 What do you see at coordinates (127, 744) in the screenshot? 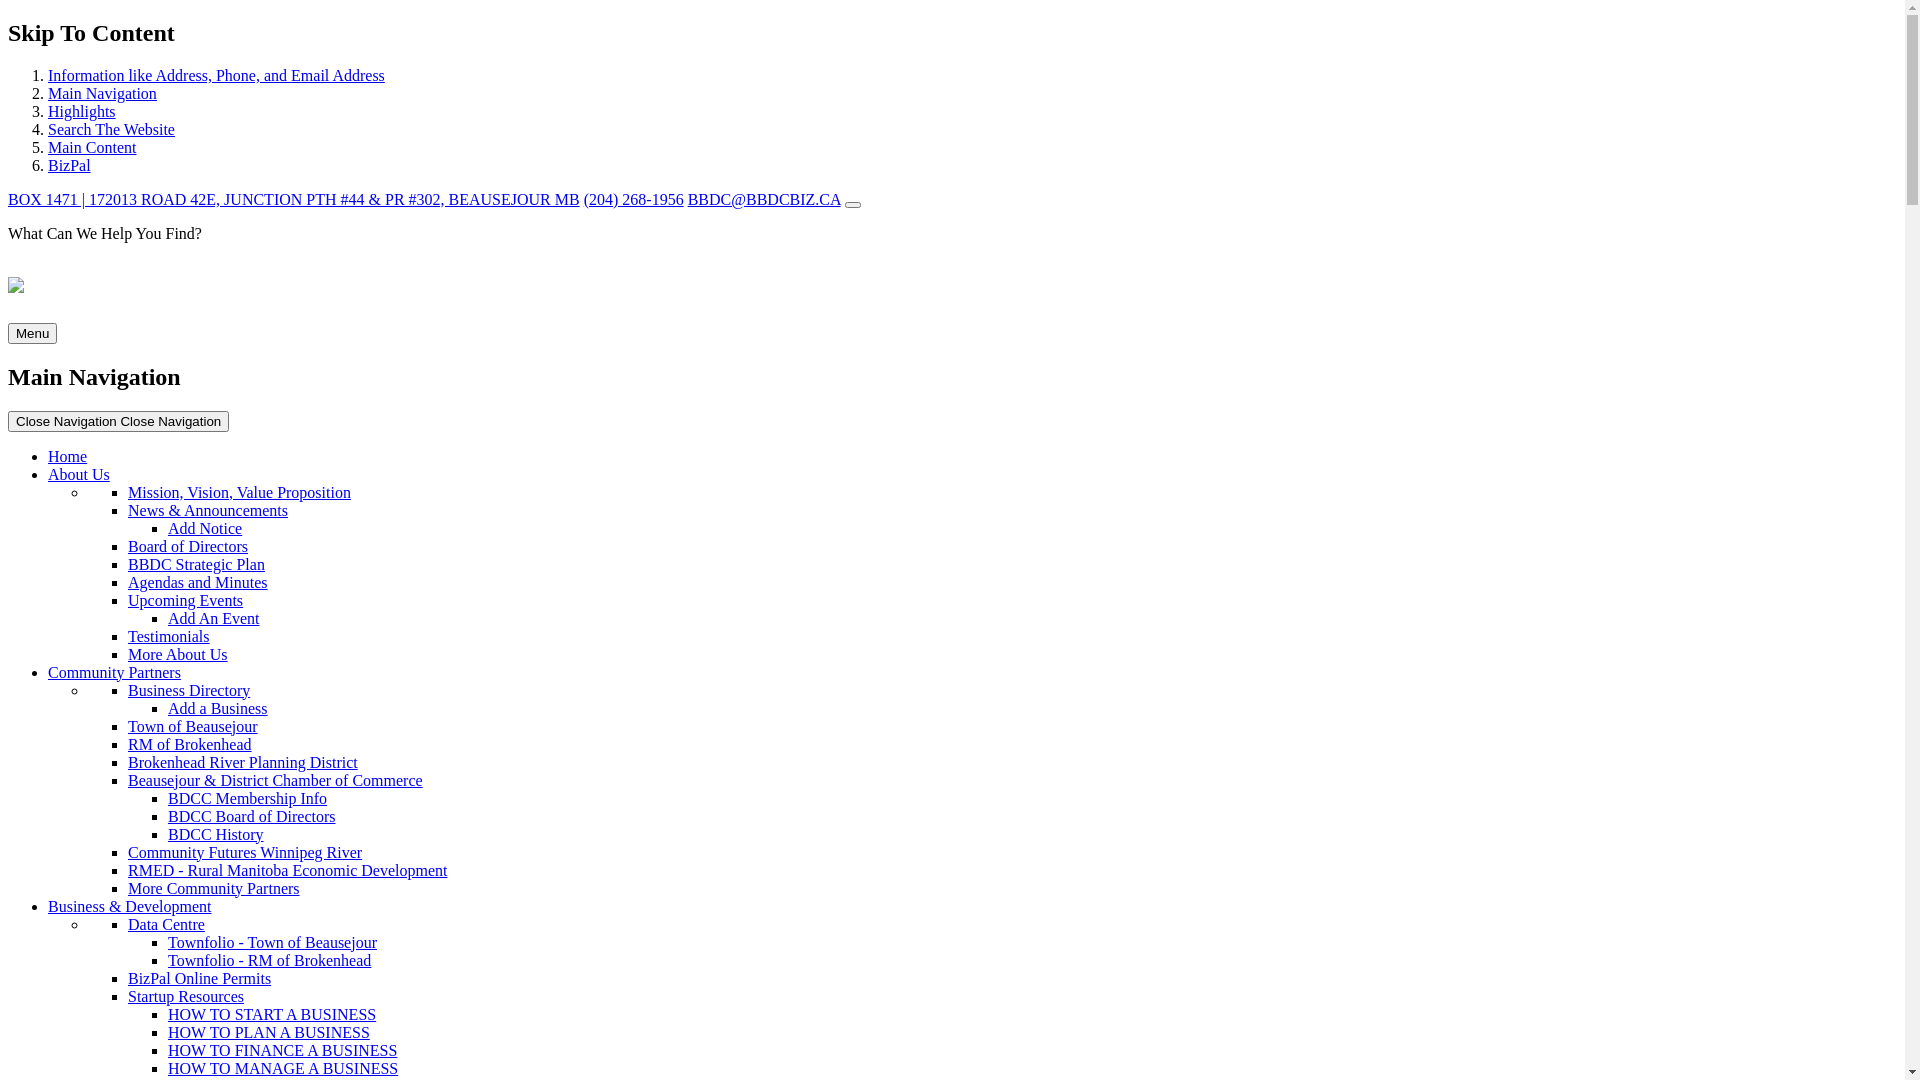
I see `'RM of Brokenhead'` at bounding box center [127, 744].